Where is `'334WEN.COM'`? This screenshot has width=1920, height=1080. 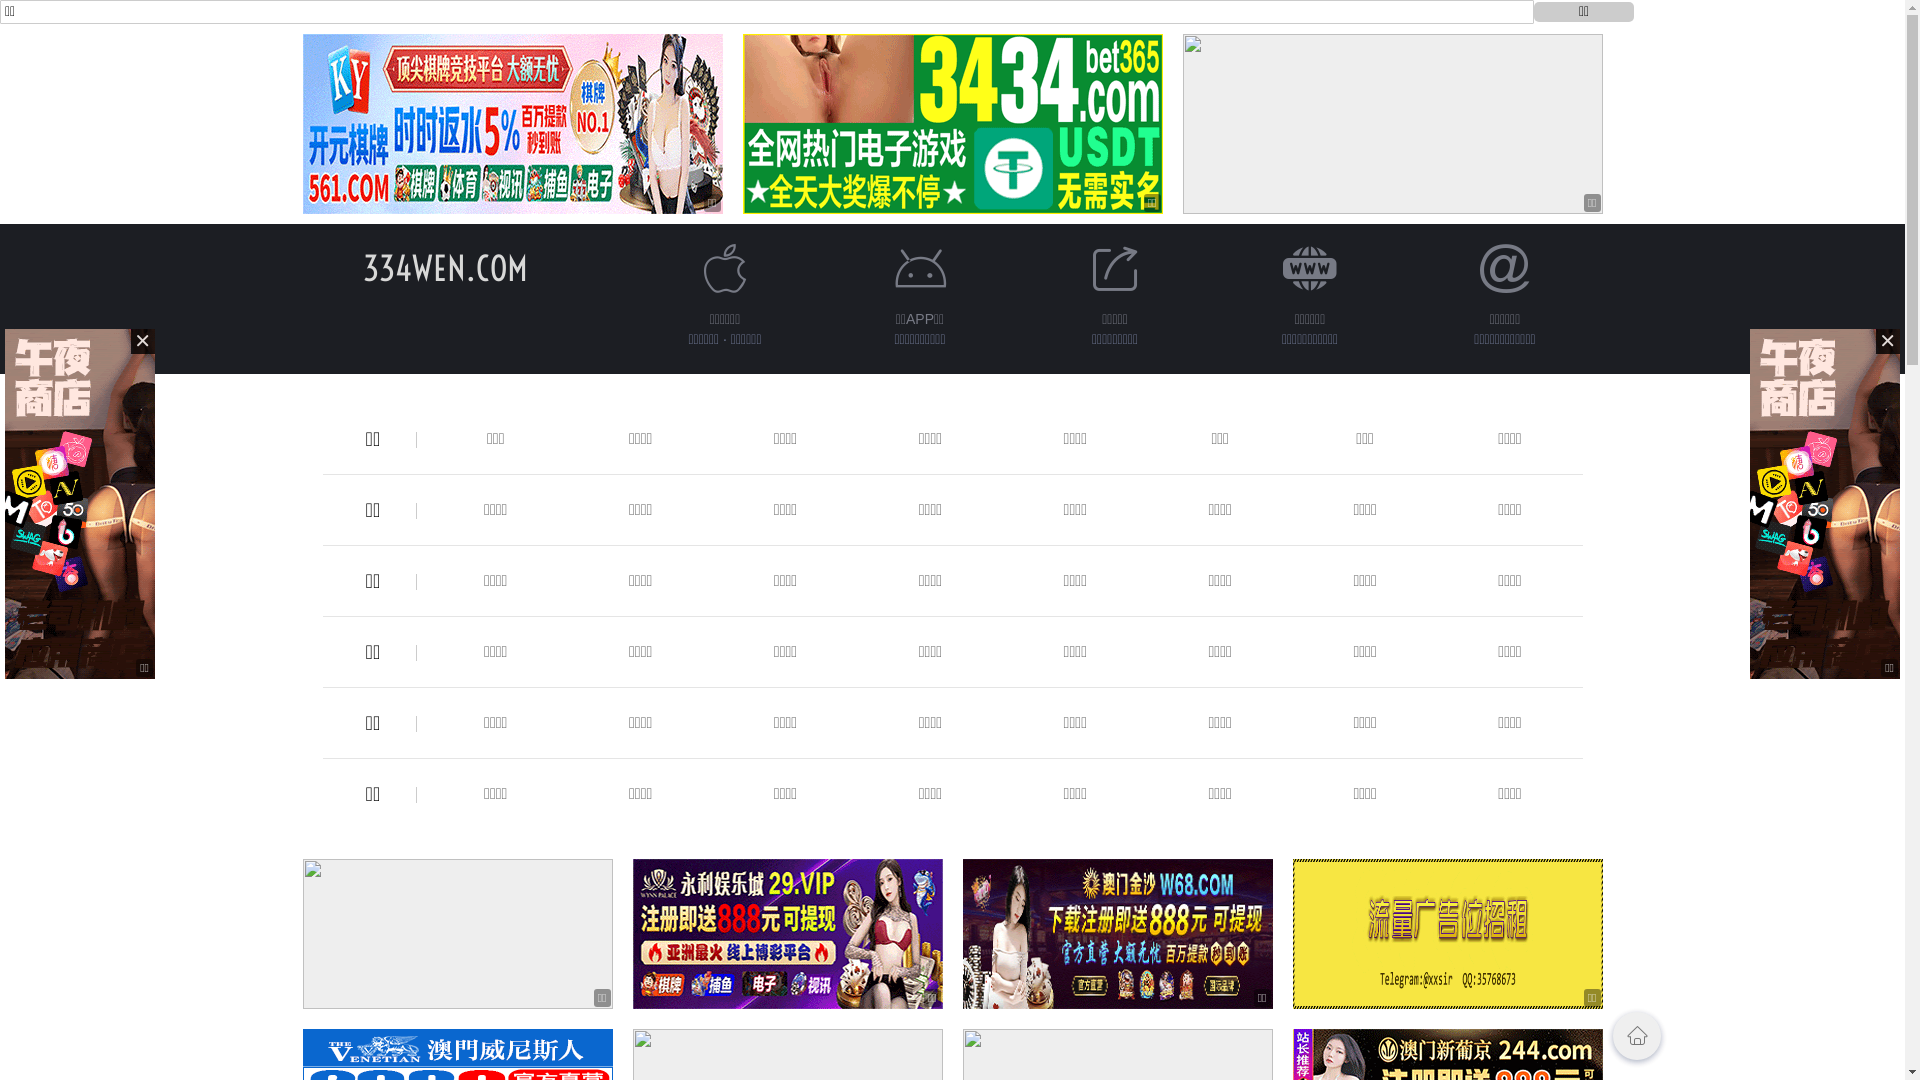 '334WEN.COM' is located at coordinates (444, 267).